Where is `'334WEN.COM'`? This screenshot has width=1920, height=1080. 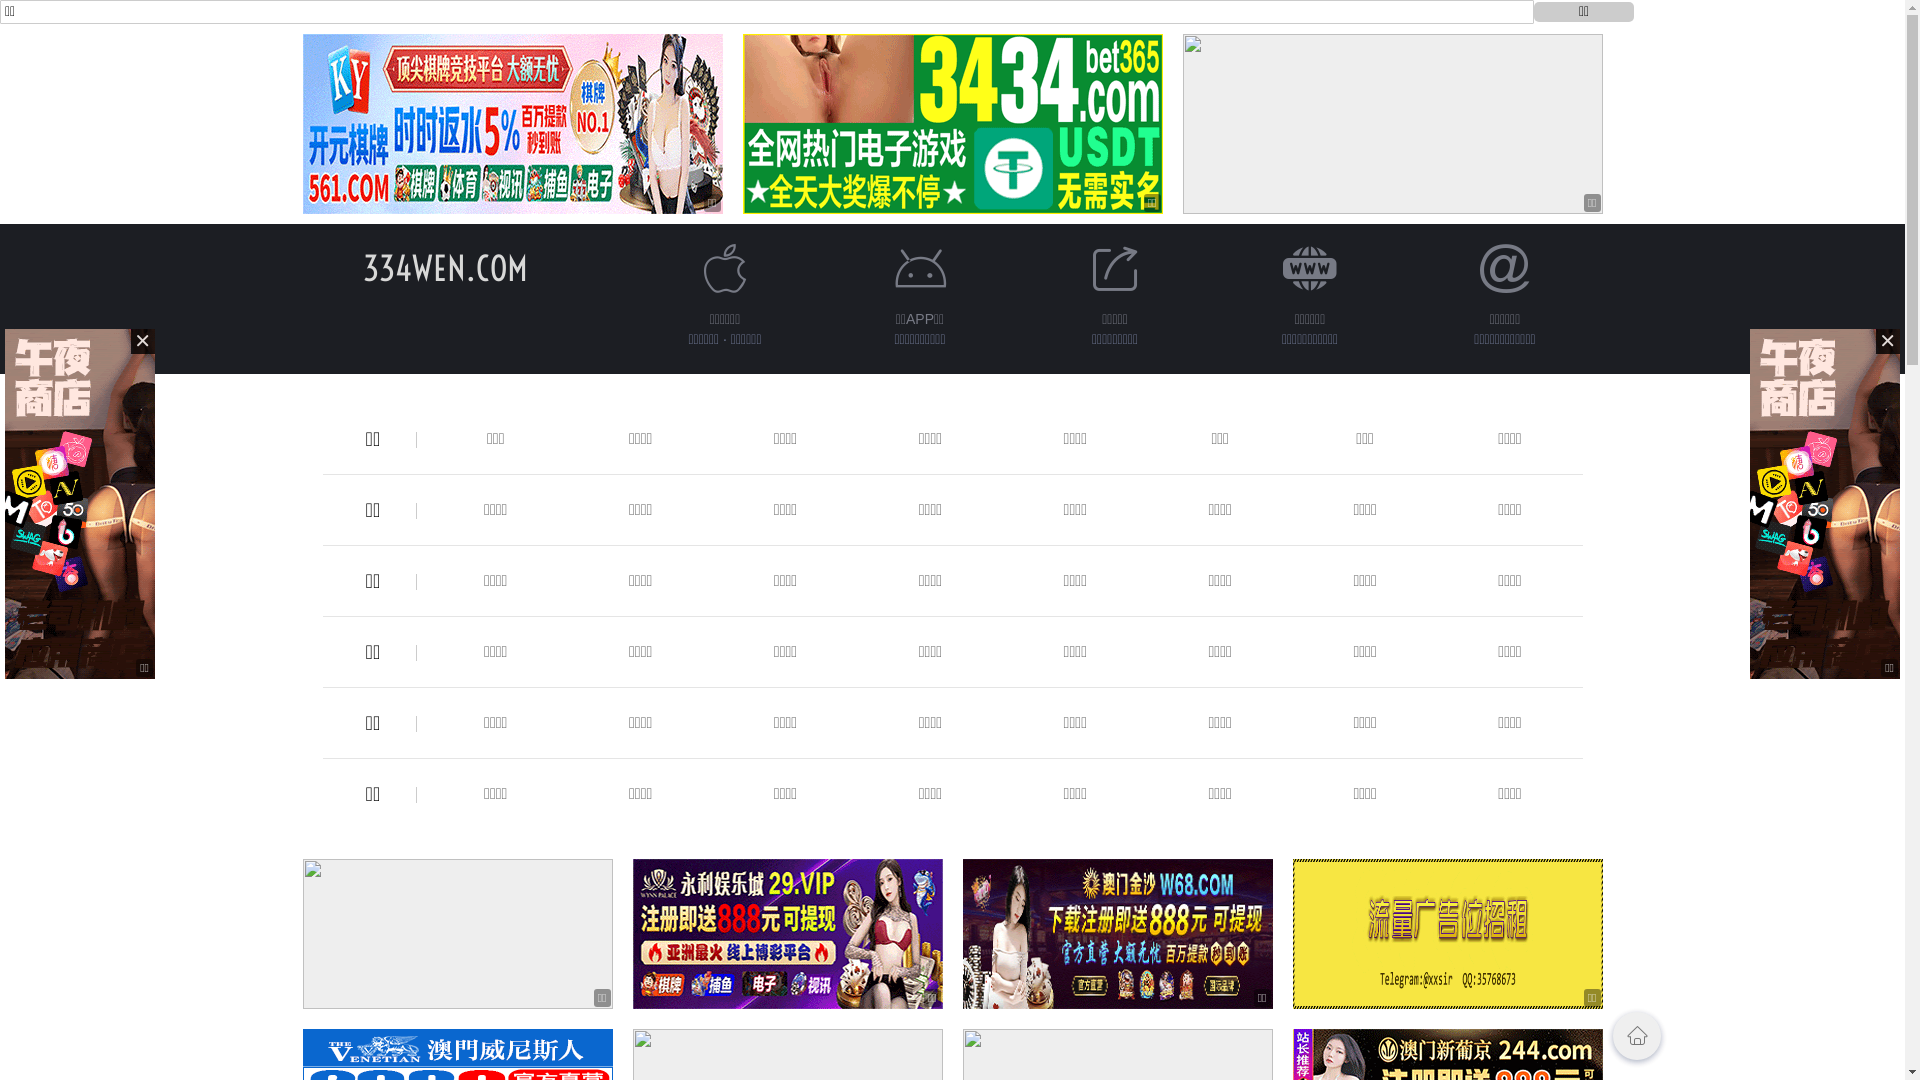 '334WEN.COM' is located at coordinates (444, 267).